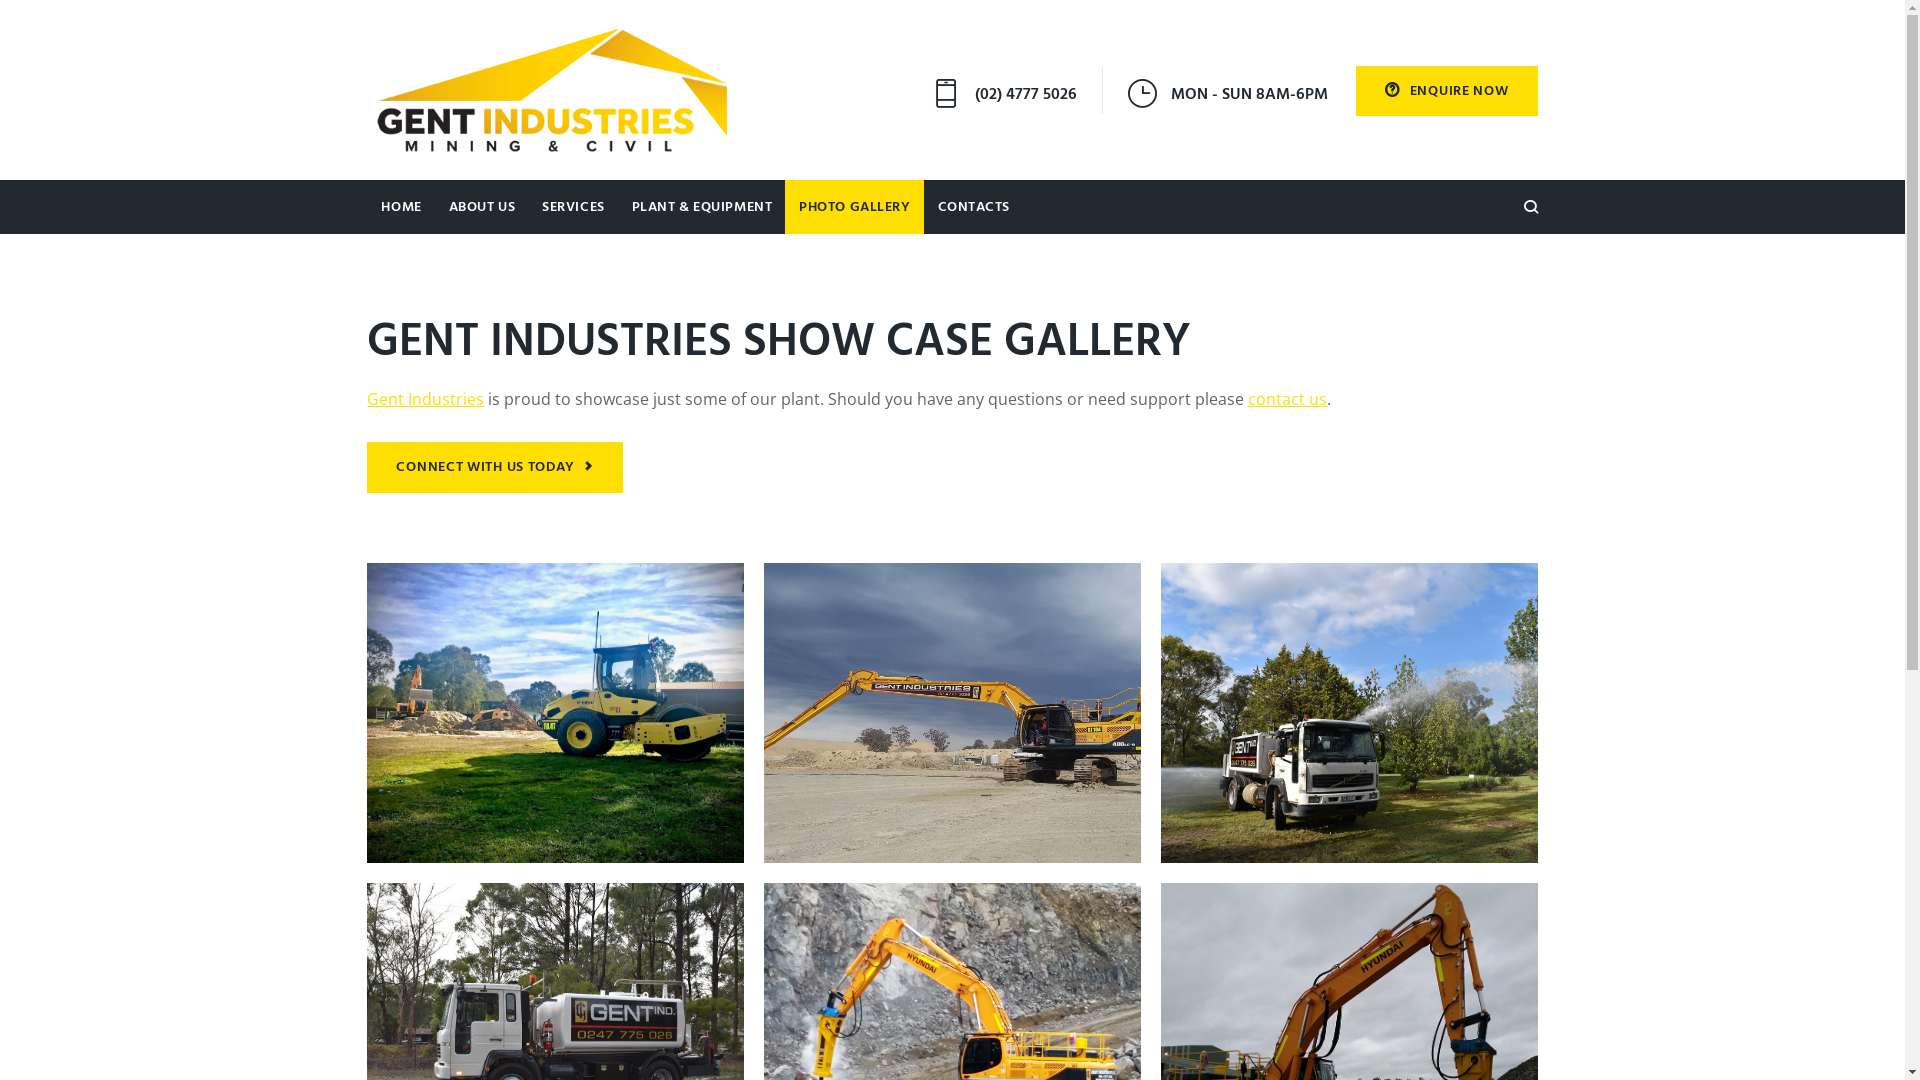  What do you see at coordinates (973, 207) in the screenshot?
I see `'CONTACTS'` at bounding box center [973, 207].